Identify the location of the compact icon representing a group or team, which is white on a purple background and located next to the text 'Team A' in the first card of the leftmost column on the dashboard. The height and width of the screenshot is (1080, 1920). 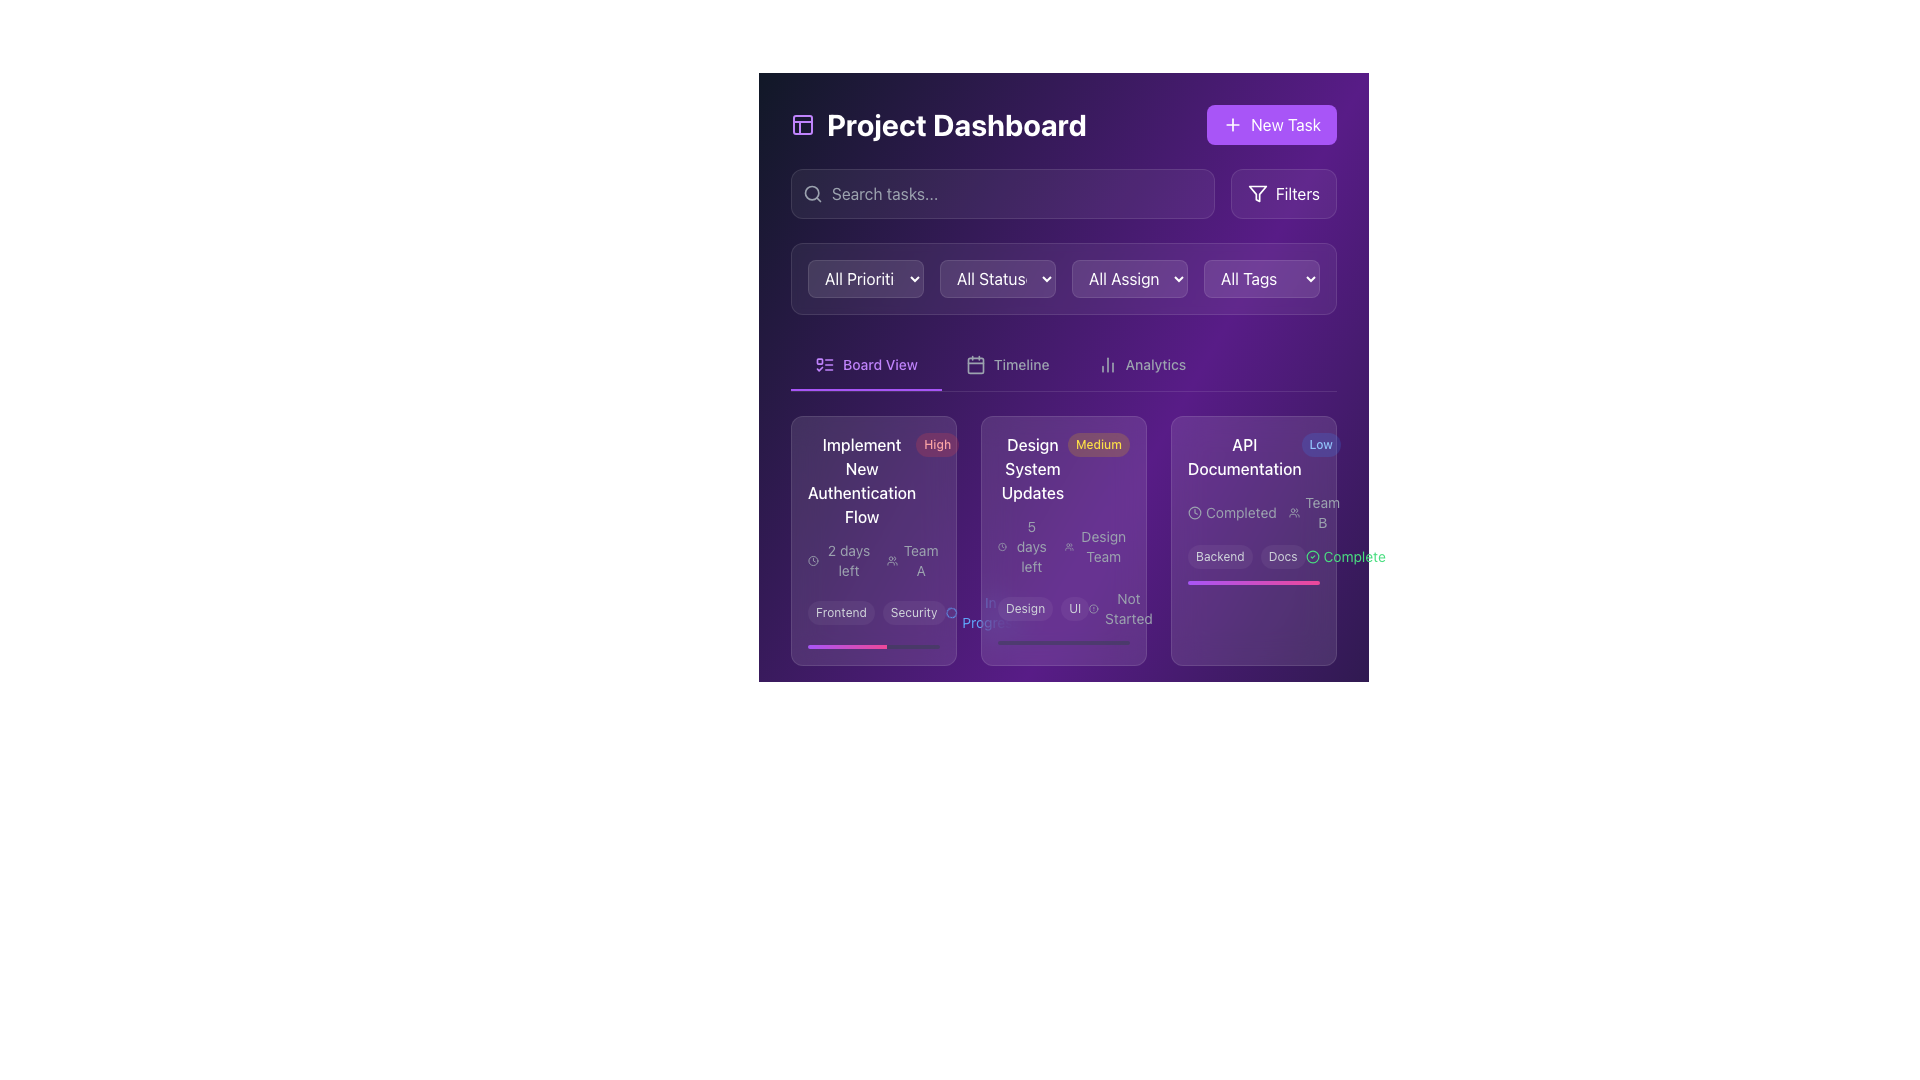
(891, 560).